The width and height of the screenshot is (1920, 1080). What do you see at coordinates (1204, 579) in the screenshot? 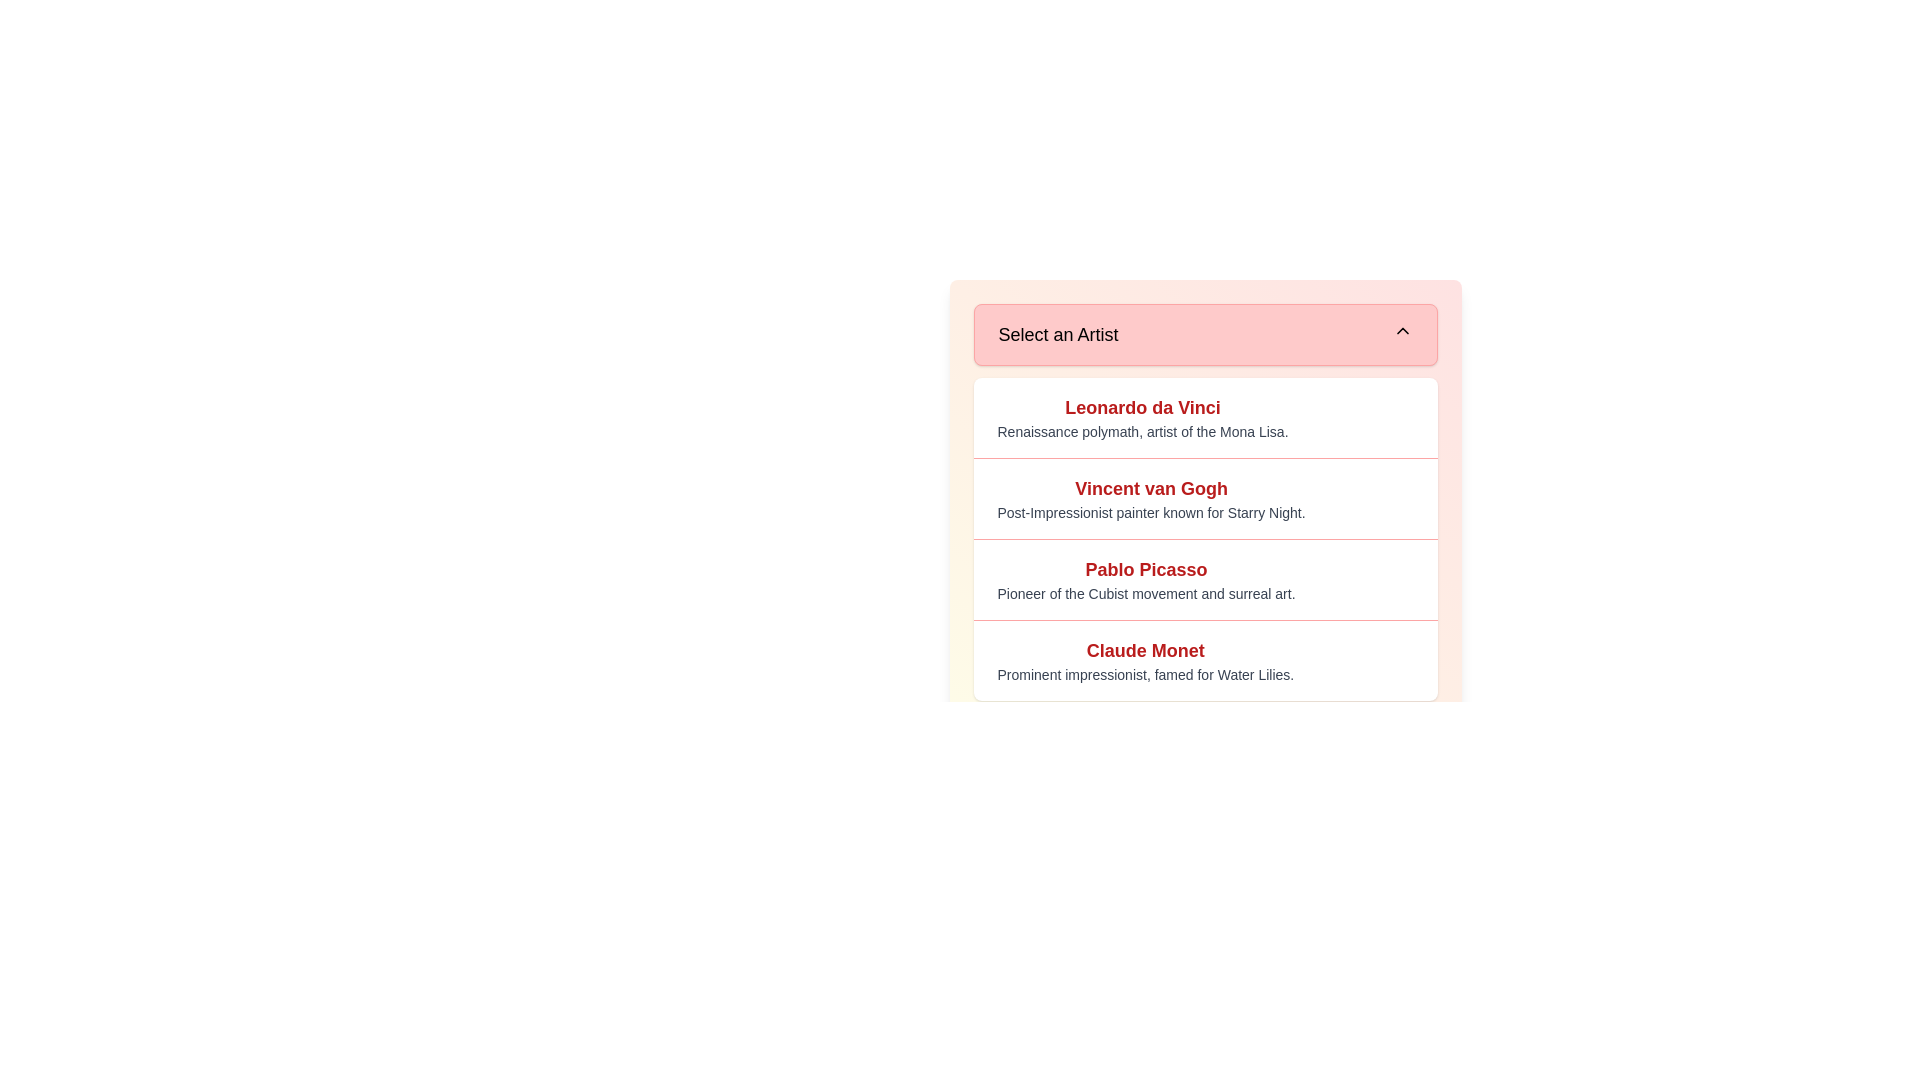
I see `detailed text of the third list item titled 'Pablo Picasso' with a subtitle about his contributions to art` at bounding box center [1204, 579].